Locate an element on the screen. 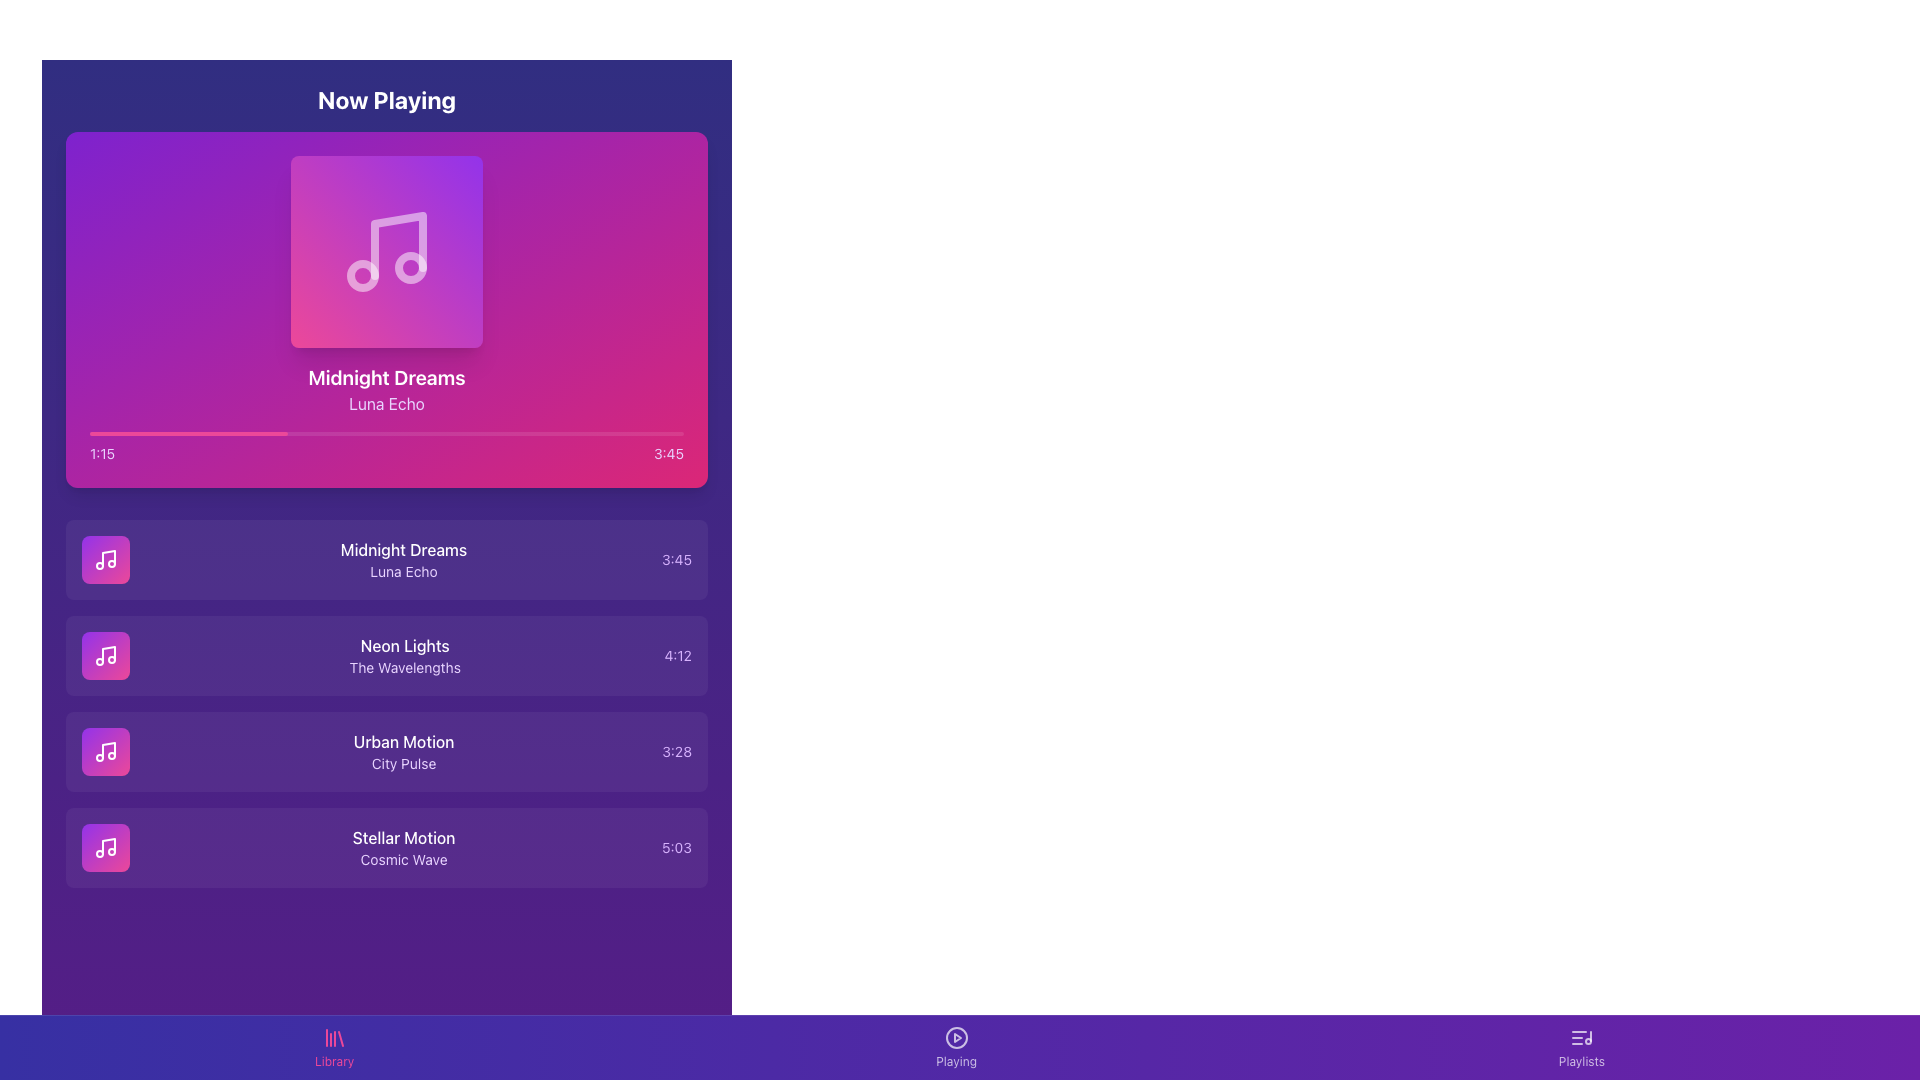 The width and height of the screenshot is (1920, 1080). the playback progress is located at coordinates (546, 433).